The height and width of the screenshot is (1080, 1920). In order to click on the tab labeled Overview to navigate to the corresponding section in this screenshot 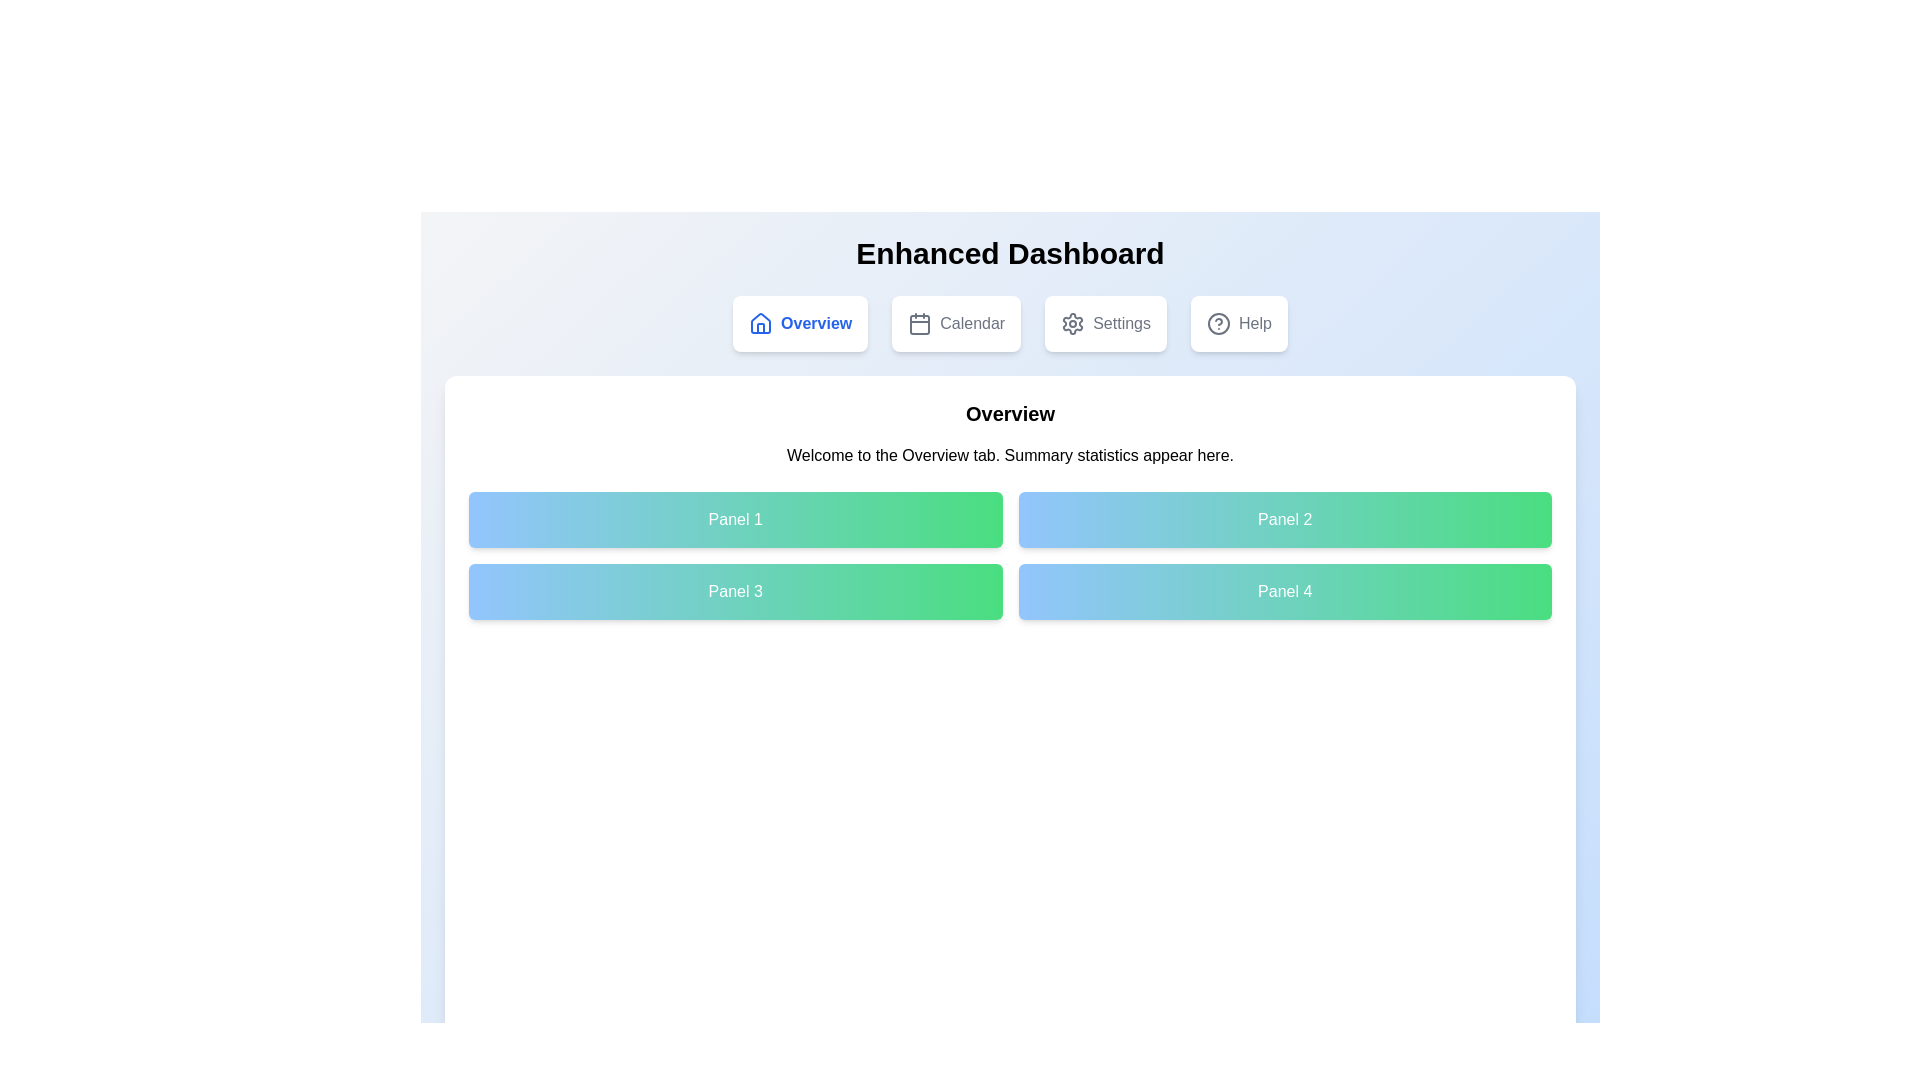, I will do `click(800, 323)`.